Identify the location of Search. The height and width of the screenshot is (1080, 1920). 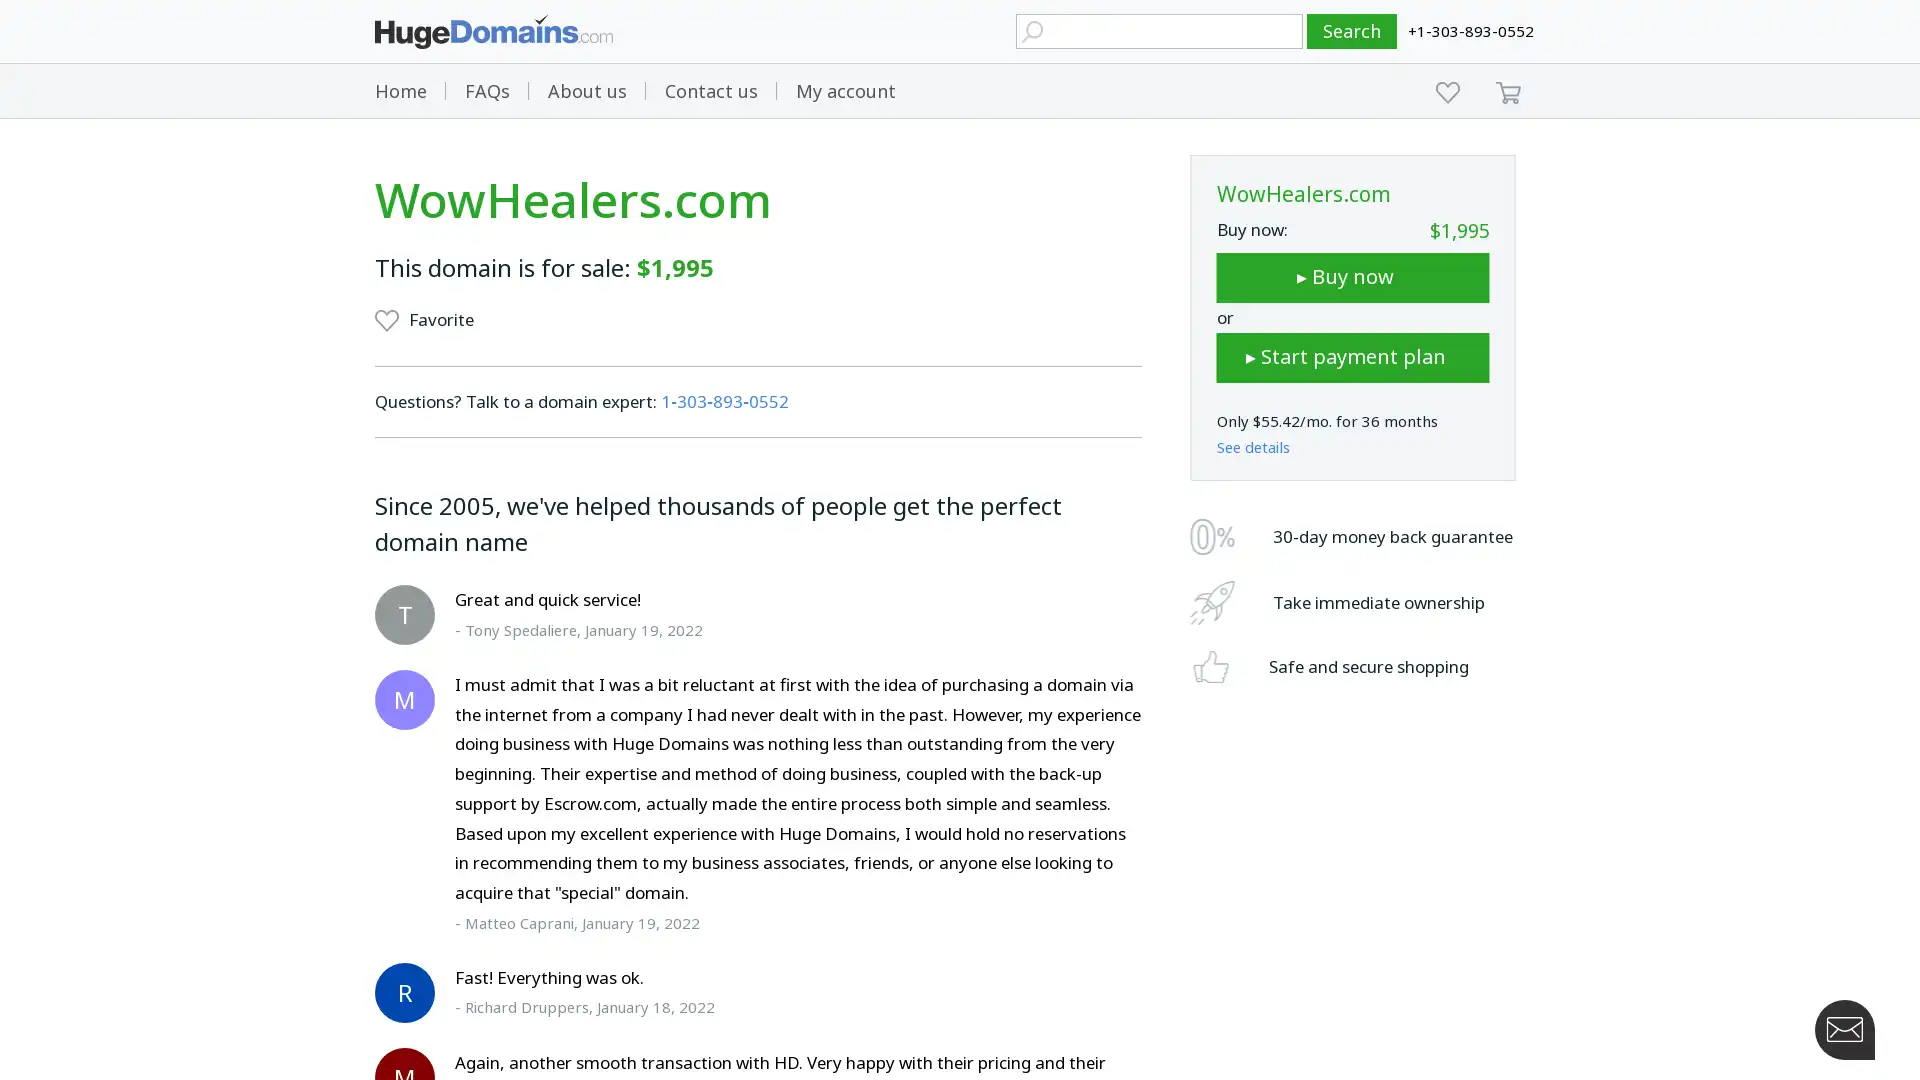
(1352, 31).